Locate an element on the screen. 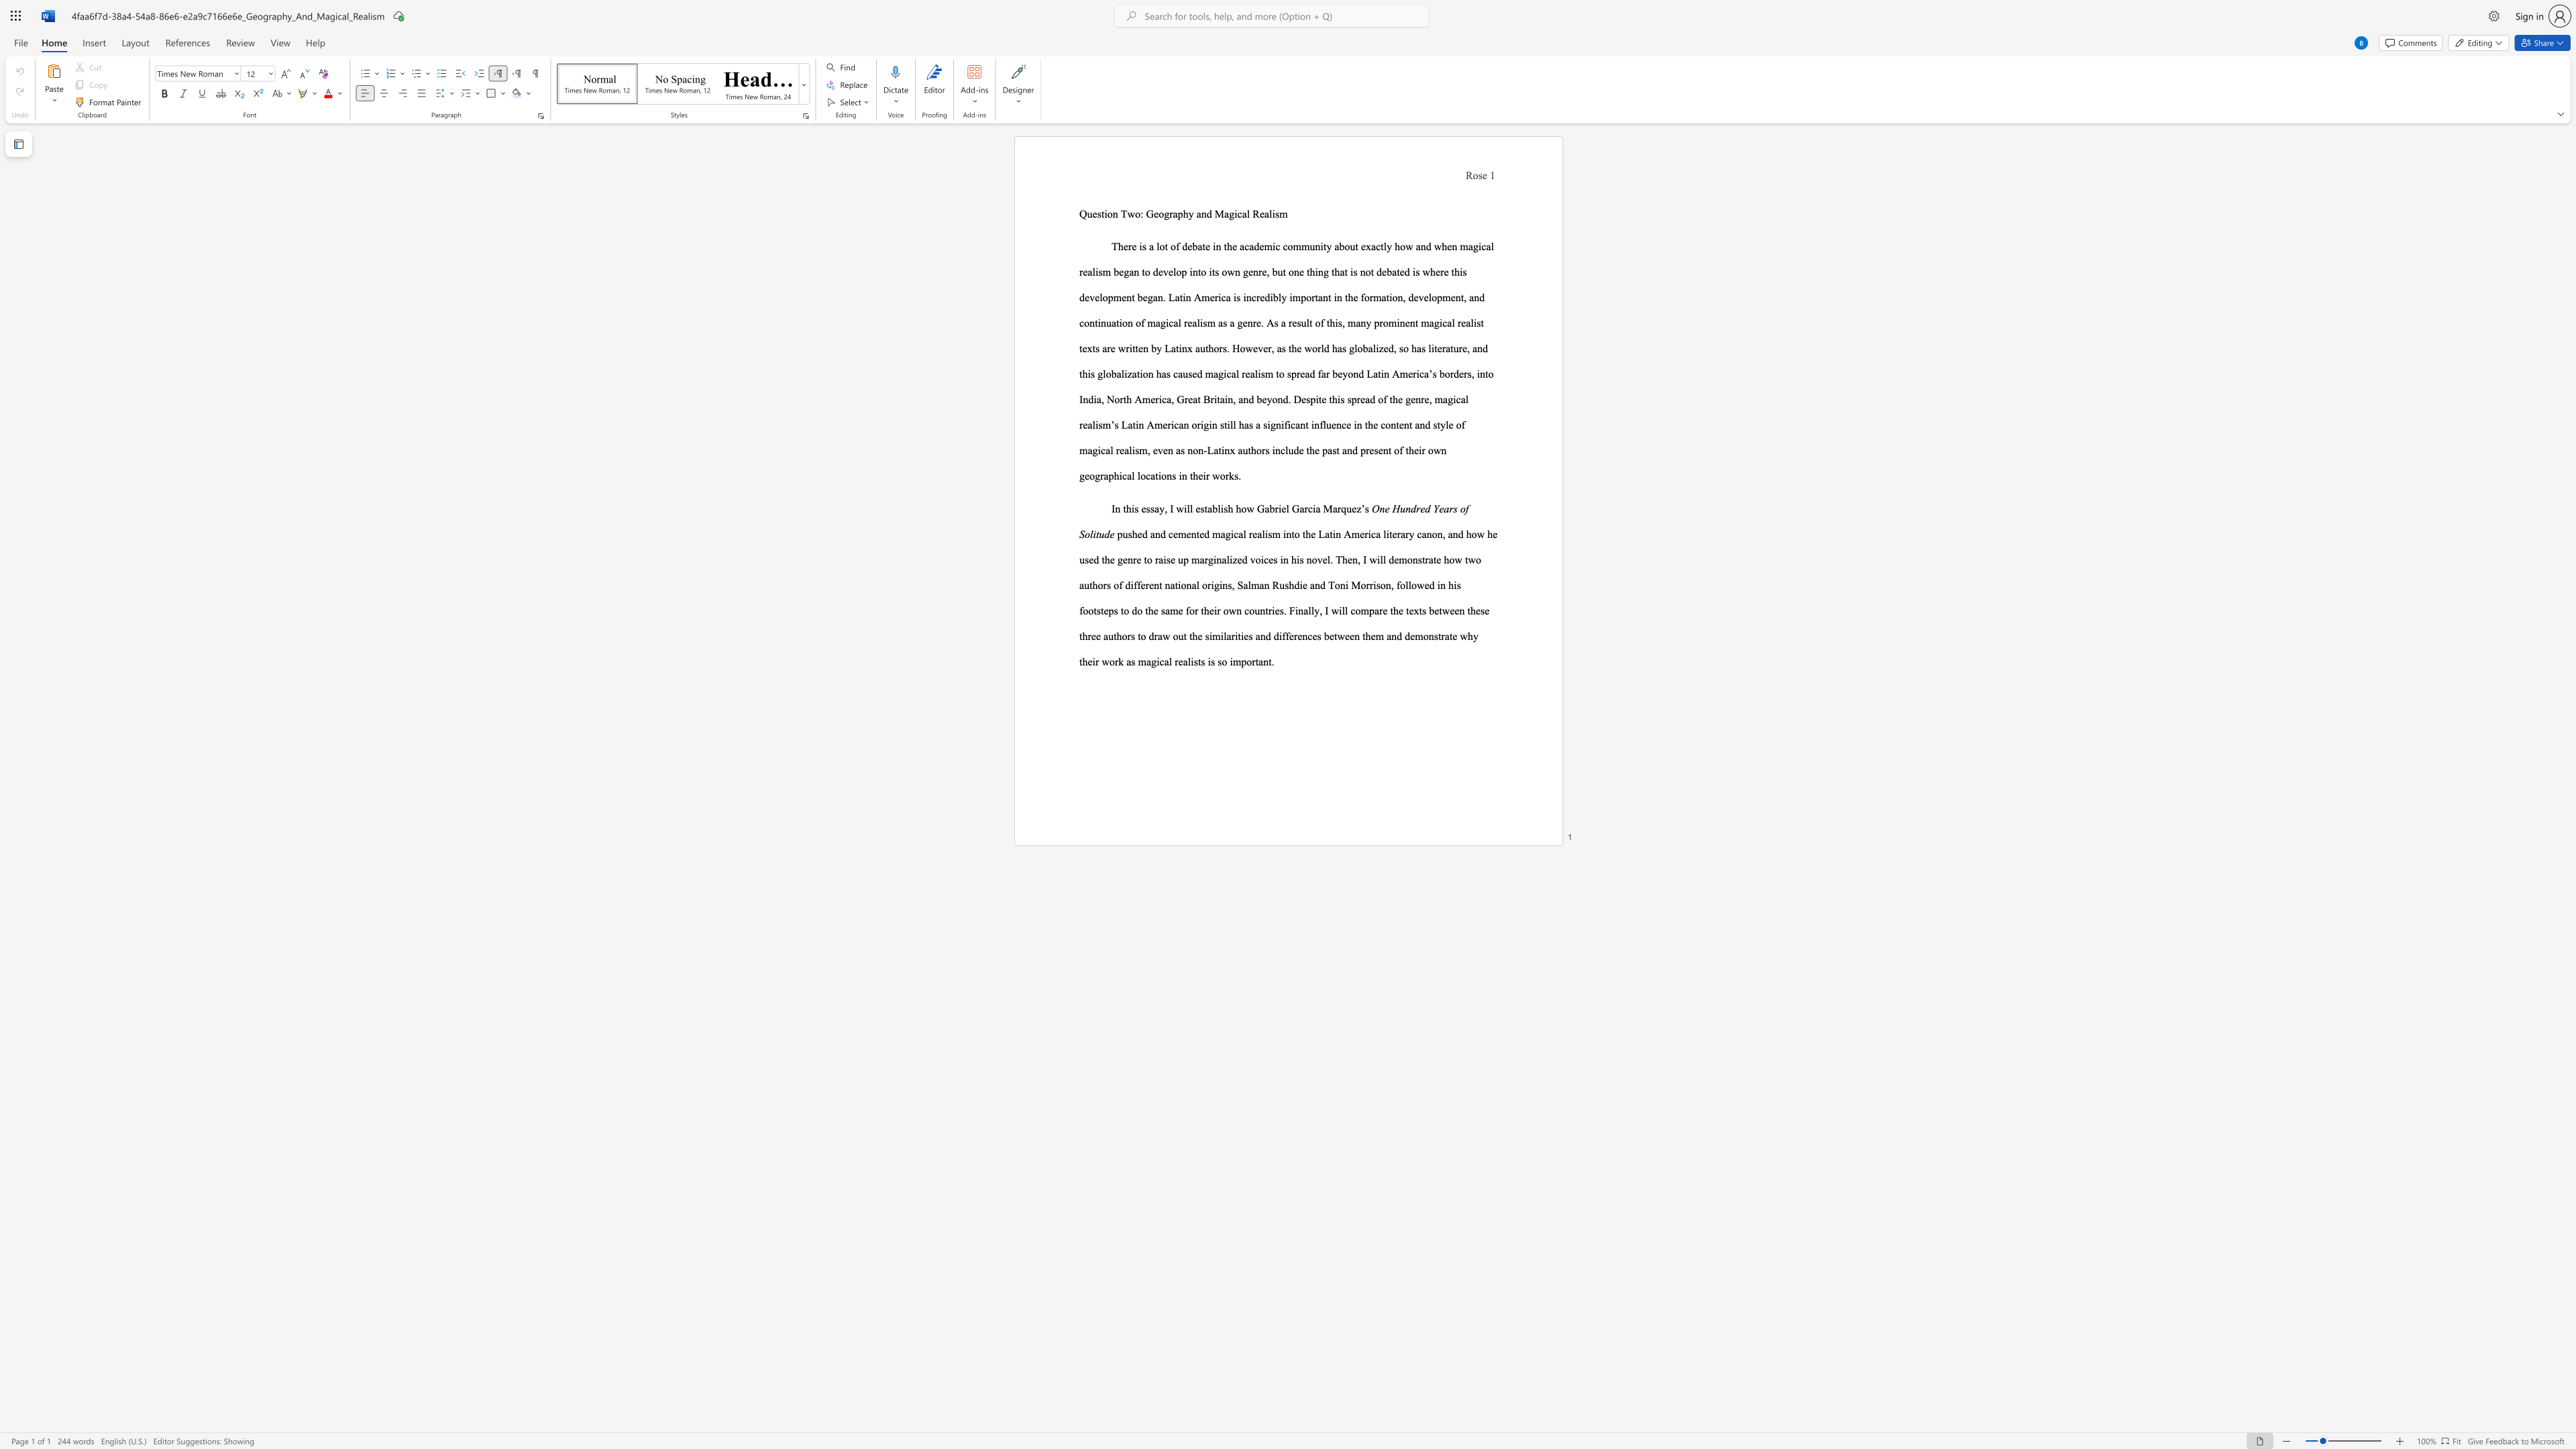  the 8th character "n" in the text is located at coordinates (1417, 399).